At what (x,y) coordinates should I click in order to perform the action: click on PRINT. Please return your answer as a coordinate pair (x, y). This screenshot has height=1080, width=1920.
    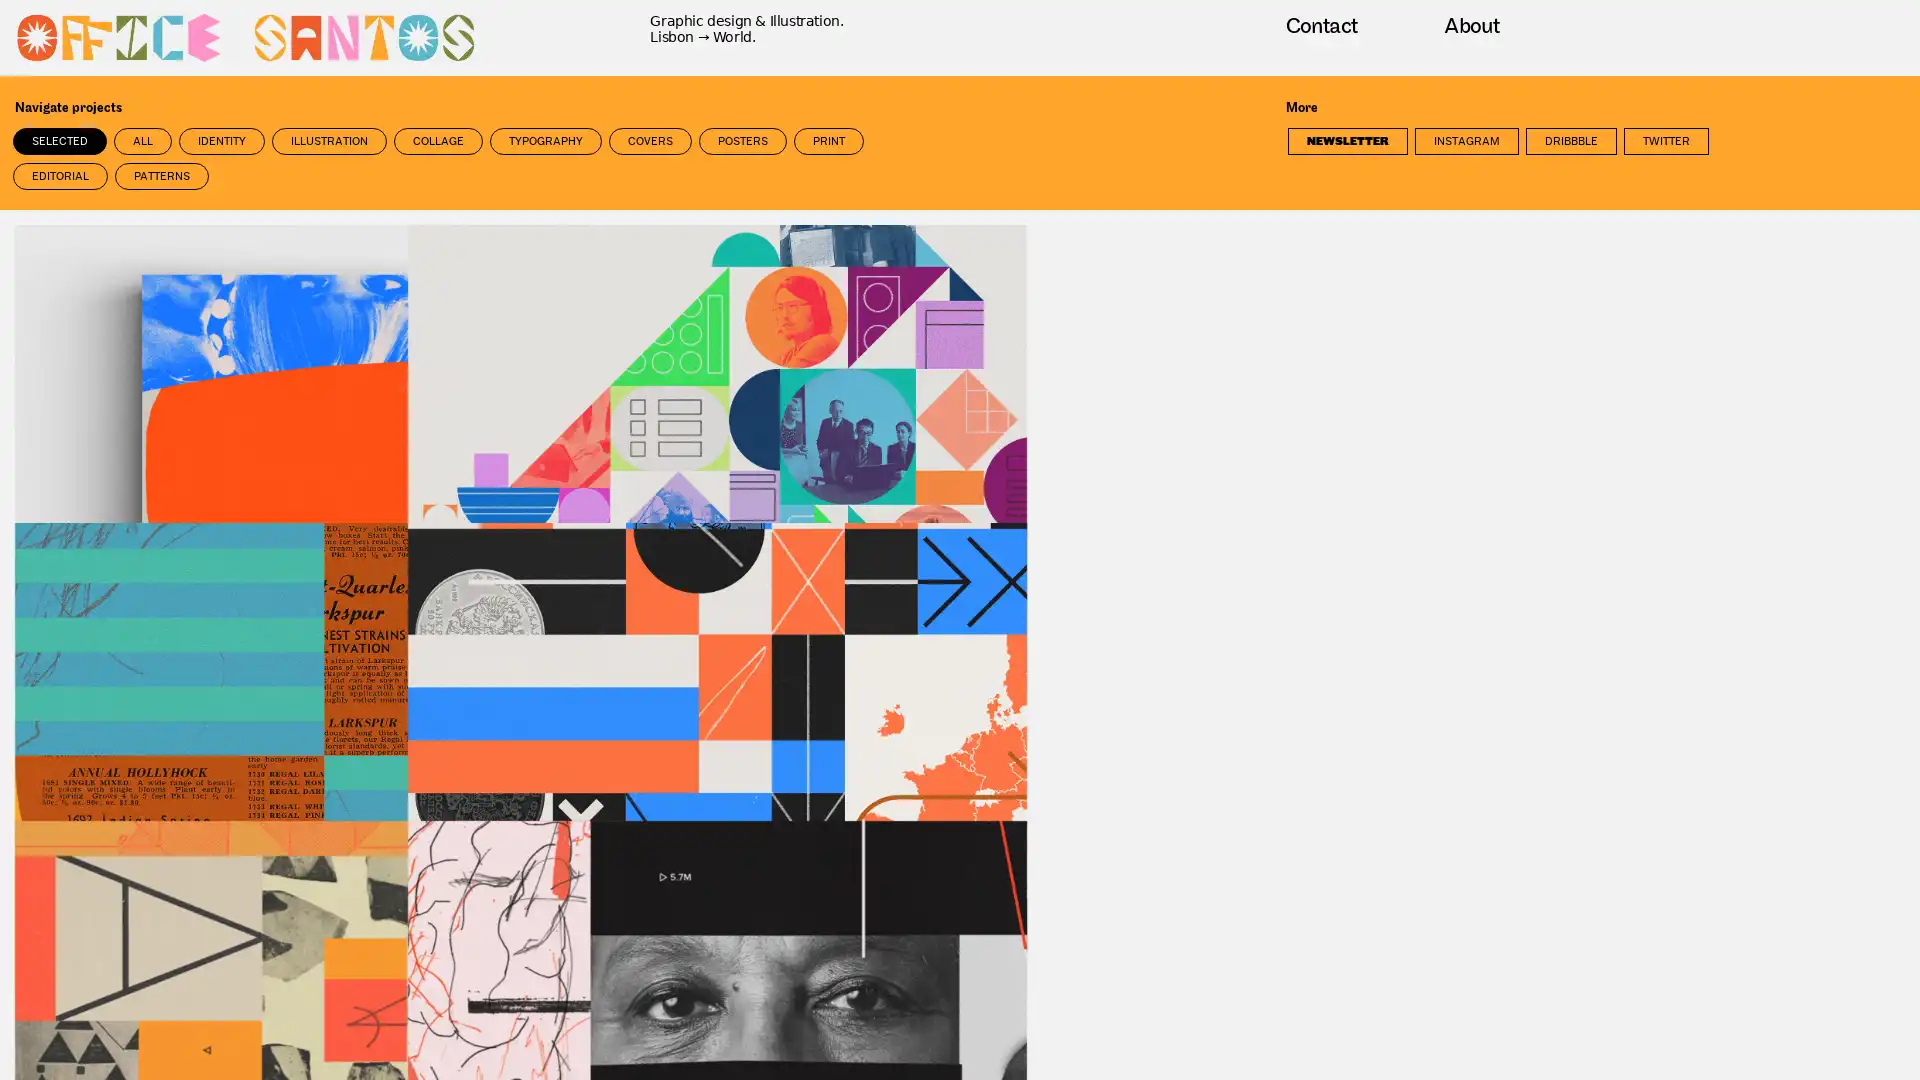
    Looking at the image, I should click on (829, 140).